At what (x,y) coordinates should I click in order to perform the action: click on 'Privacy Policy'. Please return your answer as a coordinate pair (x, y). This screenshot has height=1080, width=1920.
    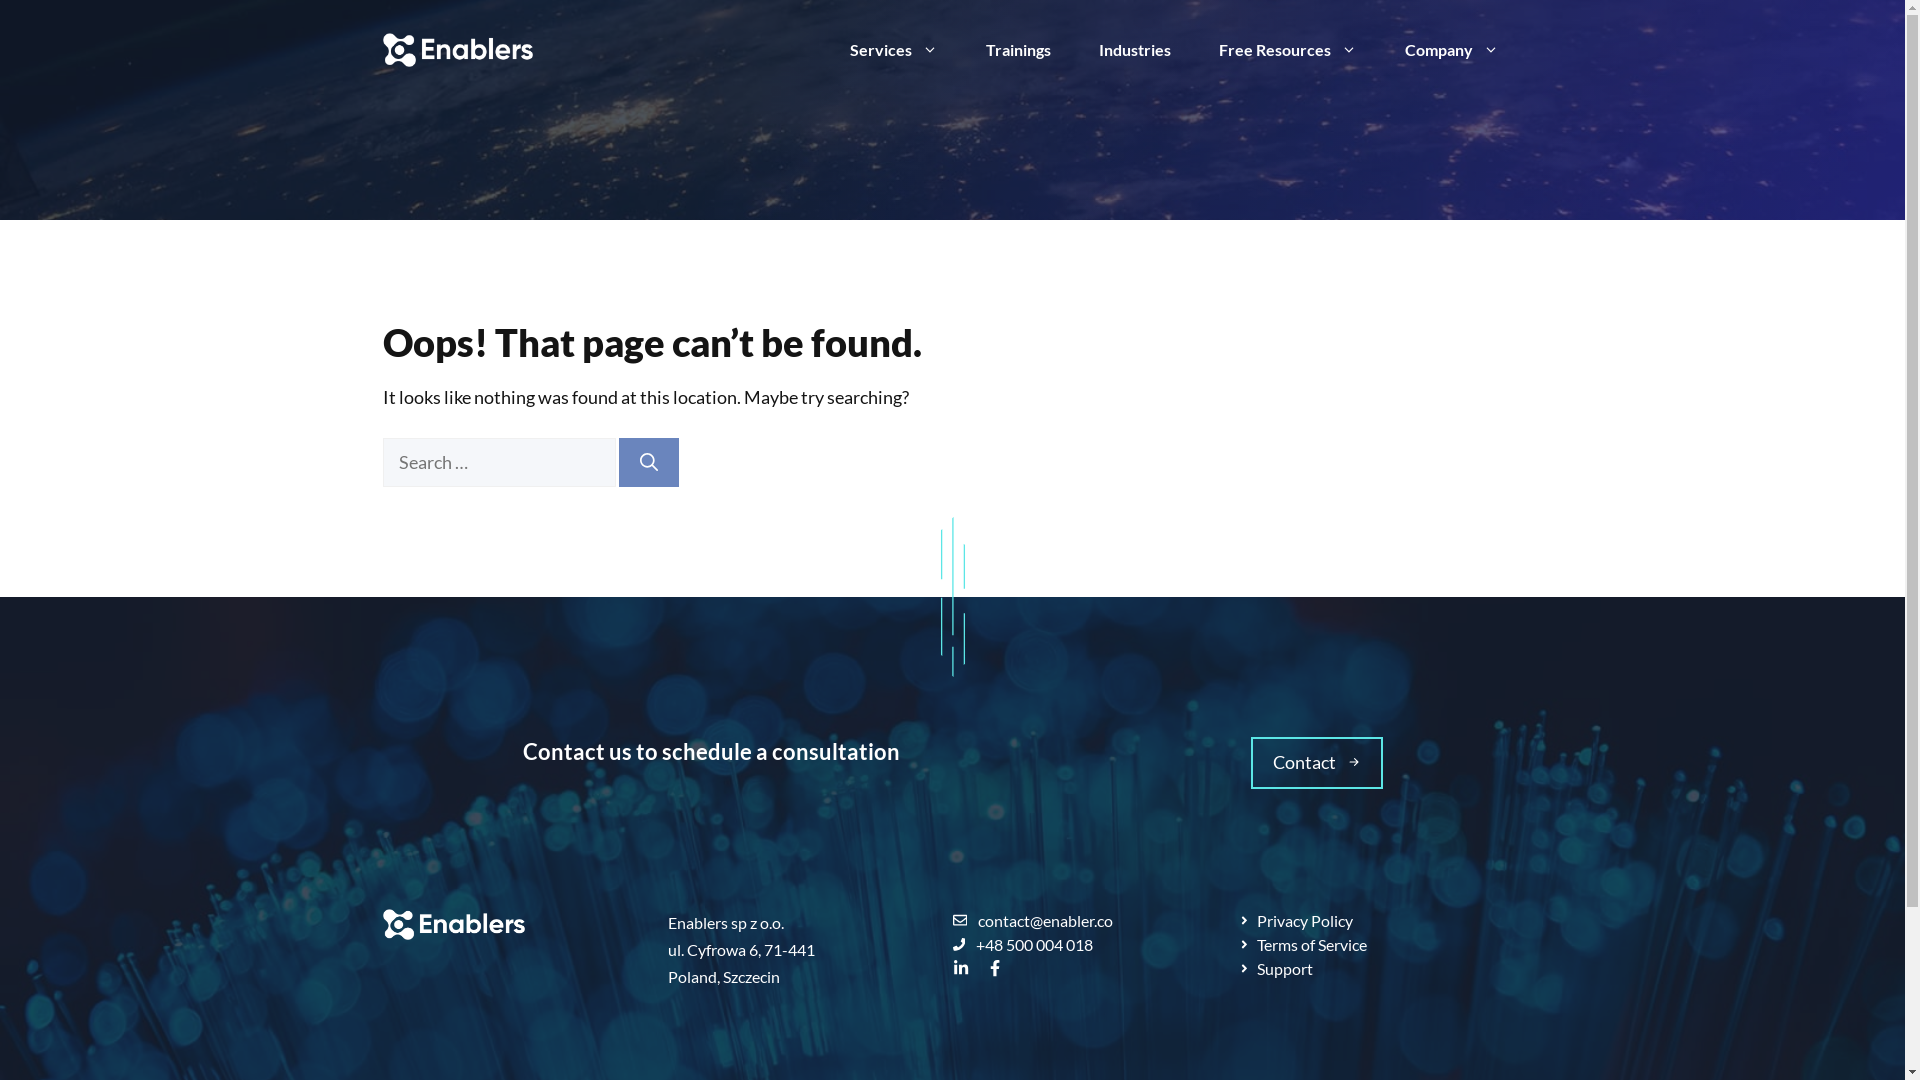
    Looking at the image, I should click on (1295, 921).